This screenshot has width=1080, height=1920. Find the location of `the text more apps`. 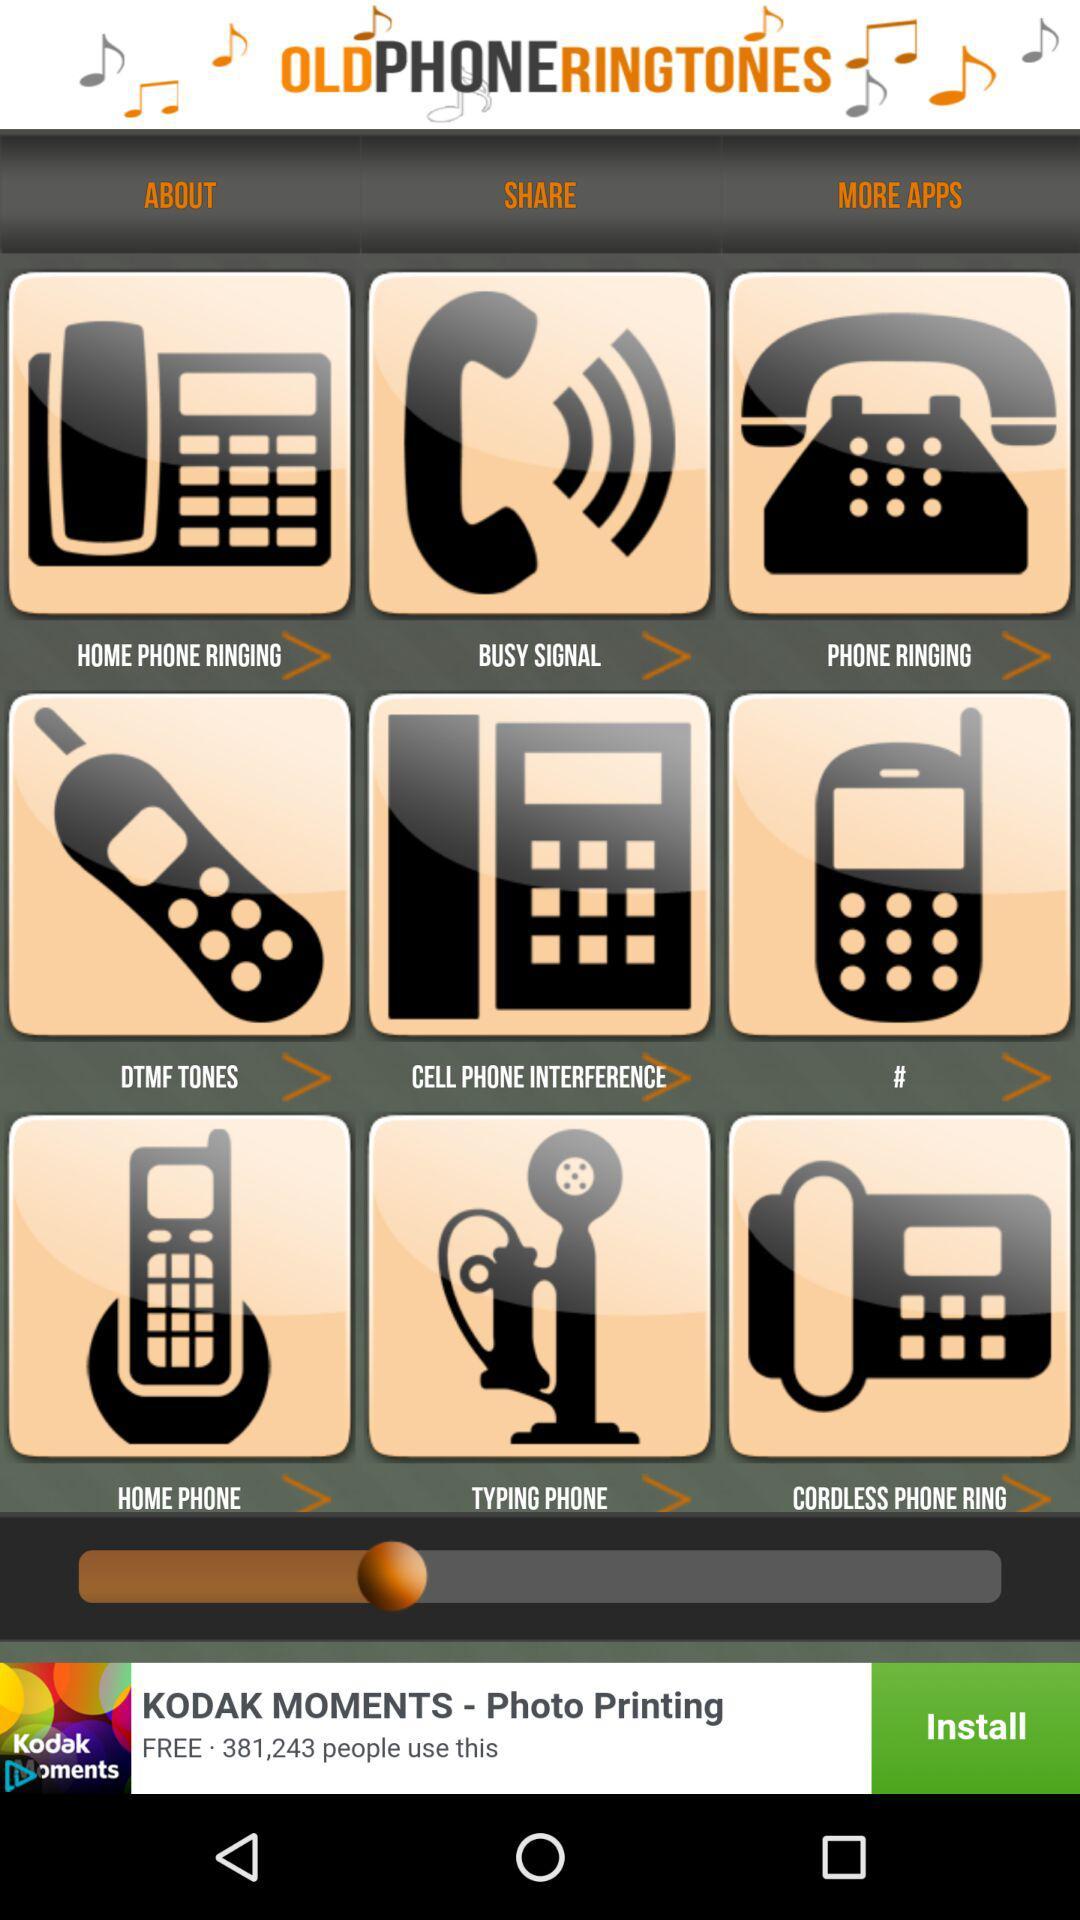

the text more apps is located at coordinates (900, 194).